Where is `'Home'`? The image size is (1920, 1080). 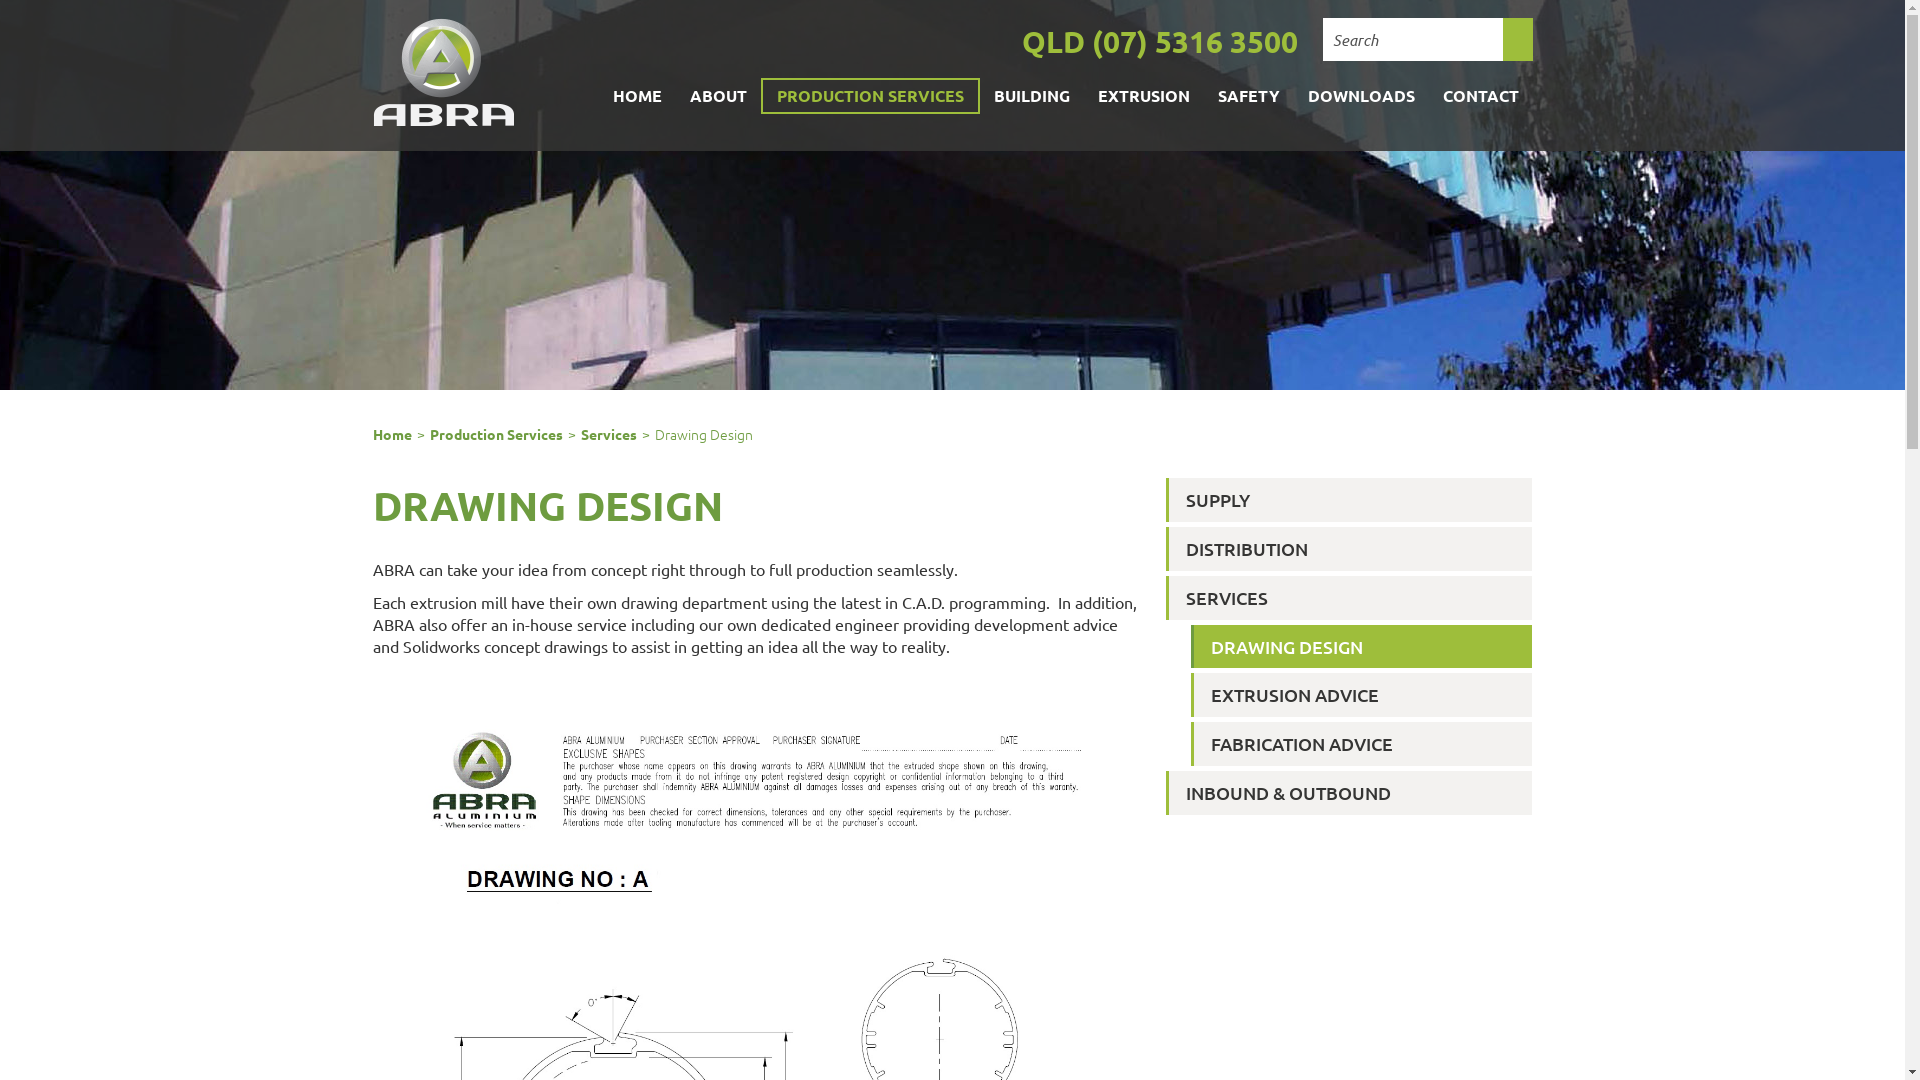 'Home' is located at coordinates (391, 433).